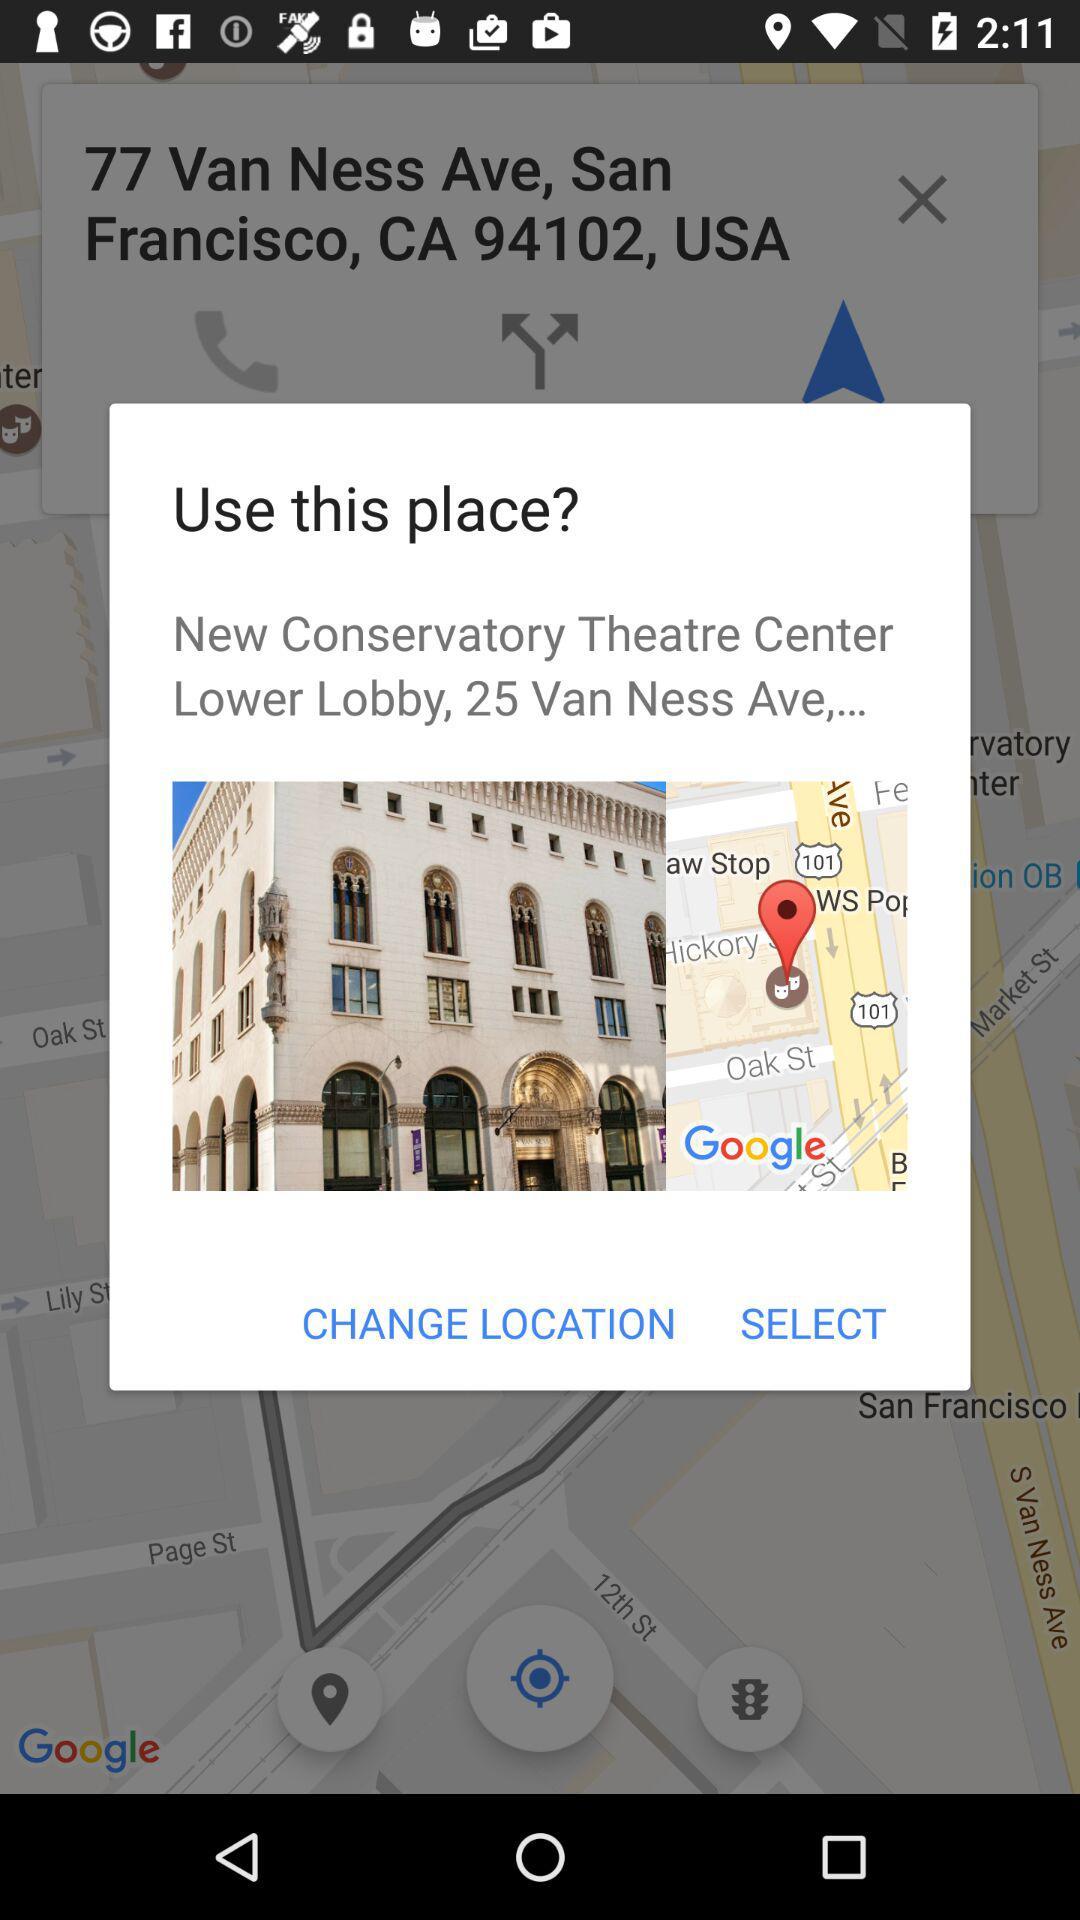 Image resolution: width=1080 pixels, height=1920 pixels. I want to click on change location, so click(489, 1322).